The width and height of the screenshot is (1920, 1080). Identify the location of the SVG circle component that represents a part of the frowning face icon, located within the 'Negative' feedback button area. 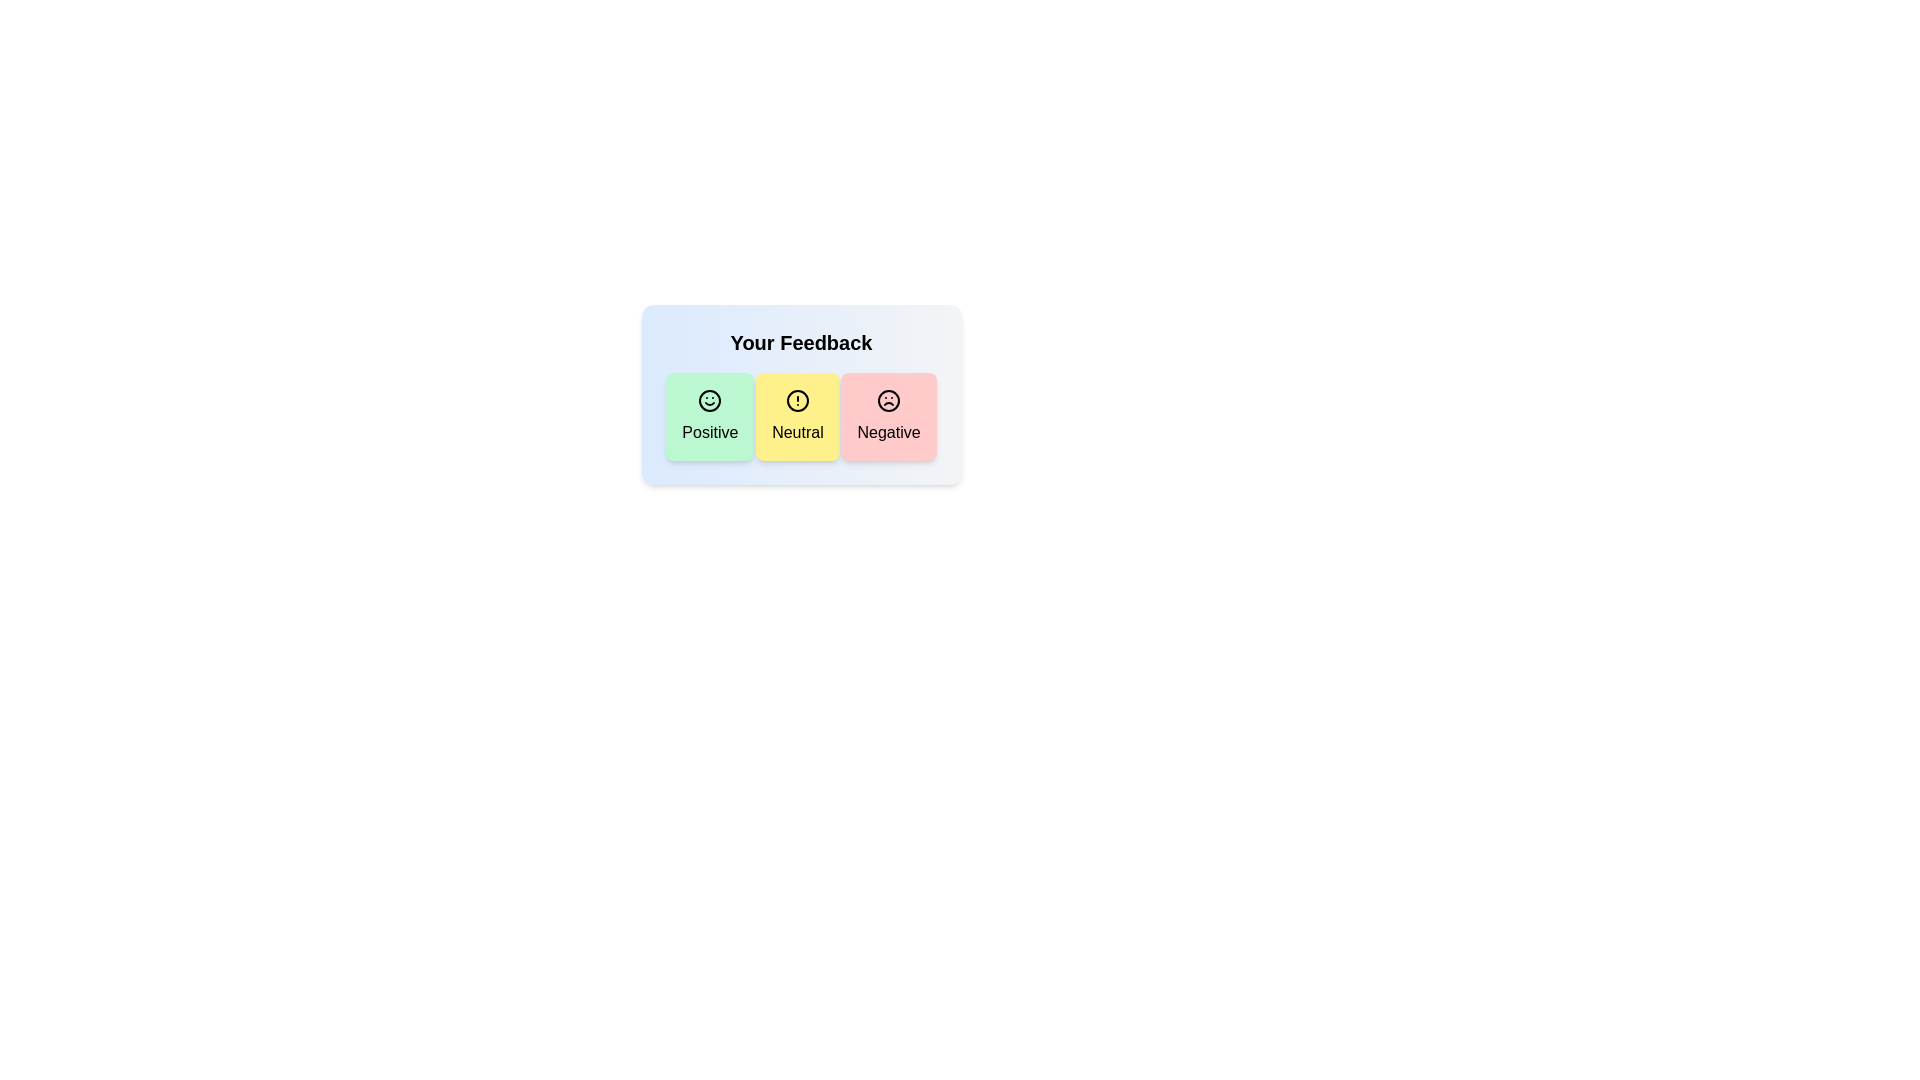
(887, 401).